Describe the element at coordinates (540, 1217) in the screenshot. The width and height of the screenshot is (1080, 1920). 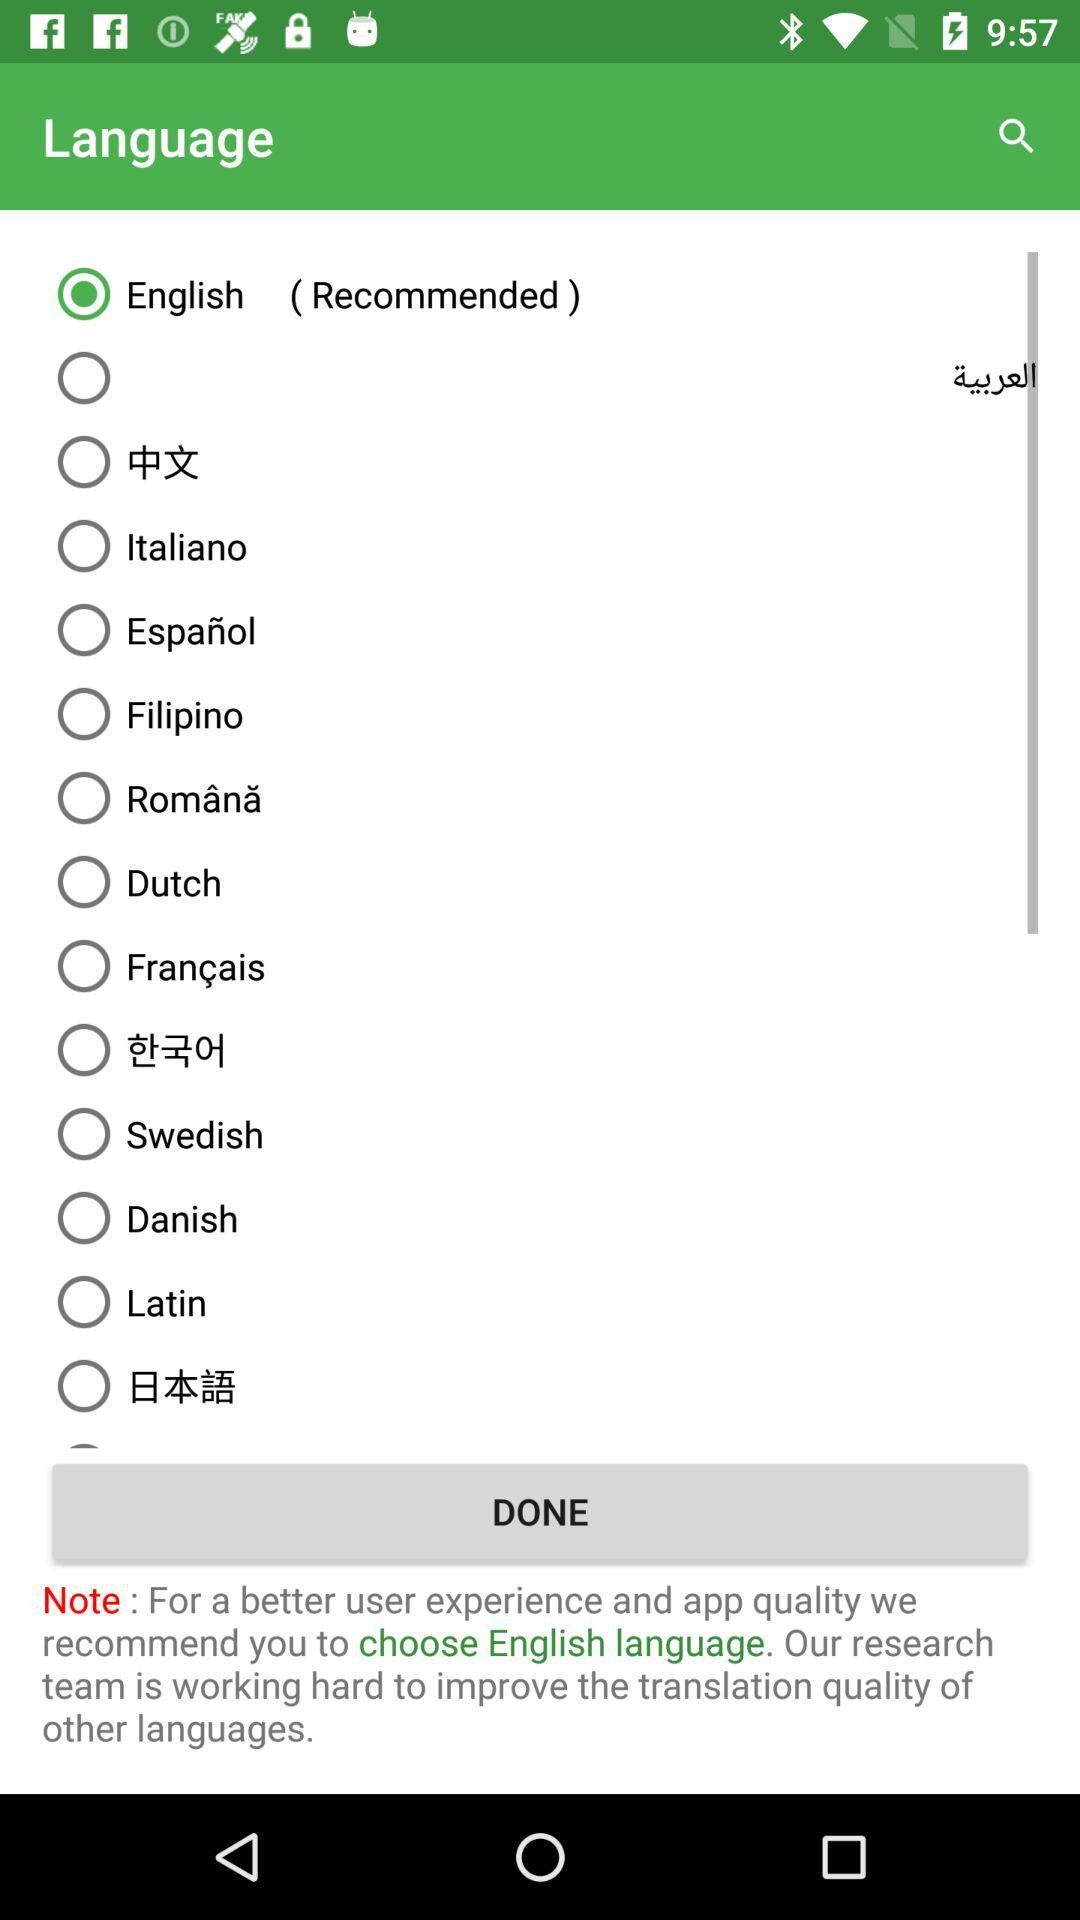
I see `the item below the swedish item` at that location.